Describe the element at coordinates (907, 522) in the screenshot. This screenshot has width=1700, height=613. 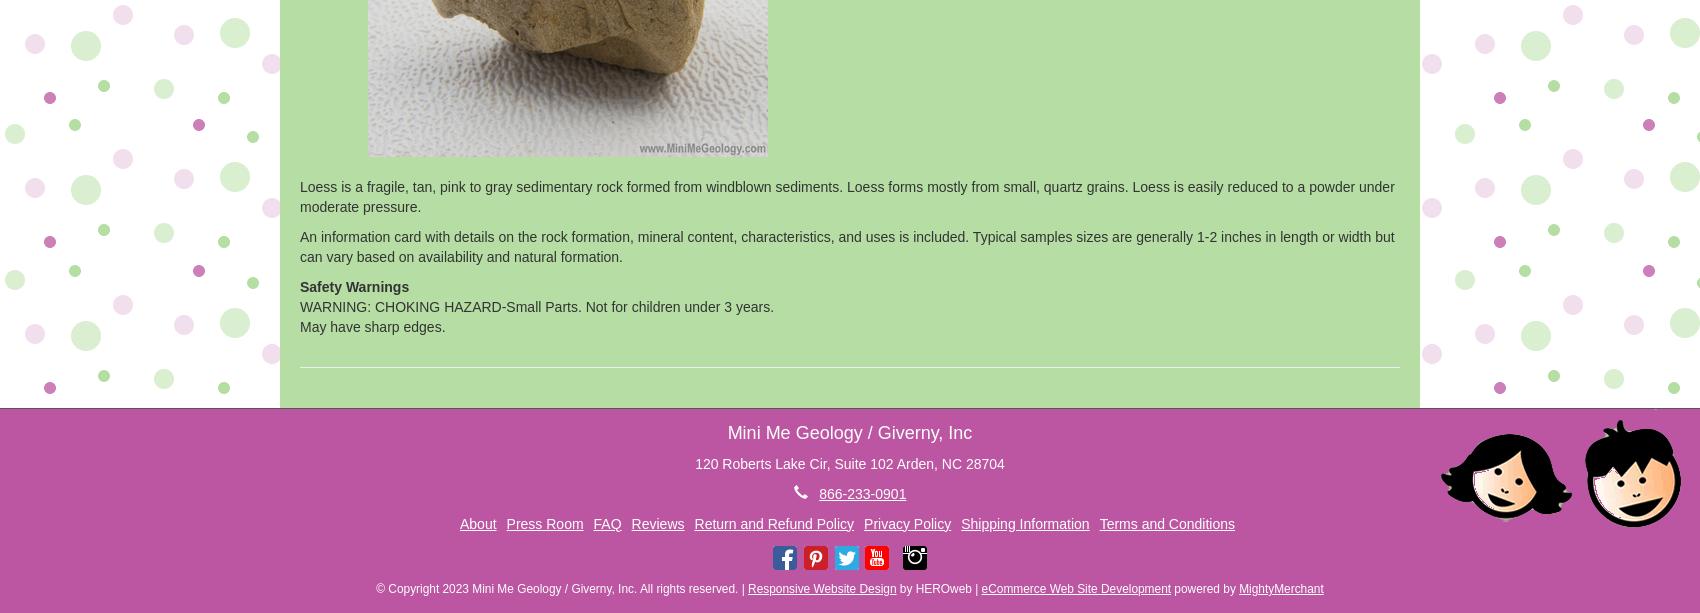
I see `'Privacy Policy'` at that location.